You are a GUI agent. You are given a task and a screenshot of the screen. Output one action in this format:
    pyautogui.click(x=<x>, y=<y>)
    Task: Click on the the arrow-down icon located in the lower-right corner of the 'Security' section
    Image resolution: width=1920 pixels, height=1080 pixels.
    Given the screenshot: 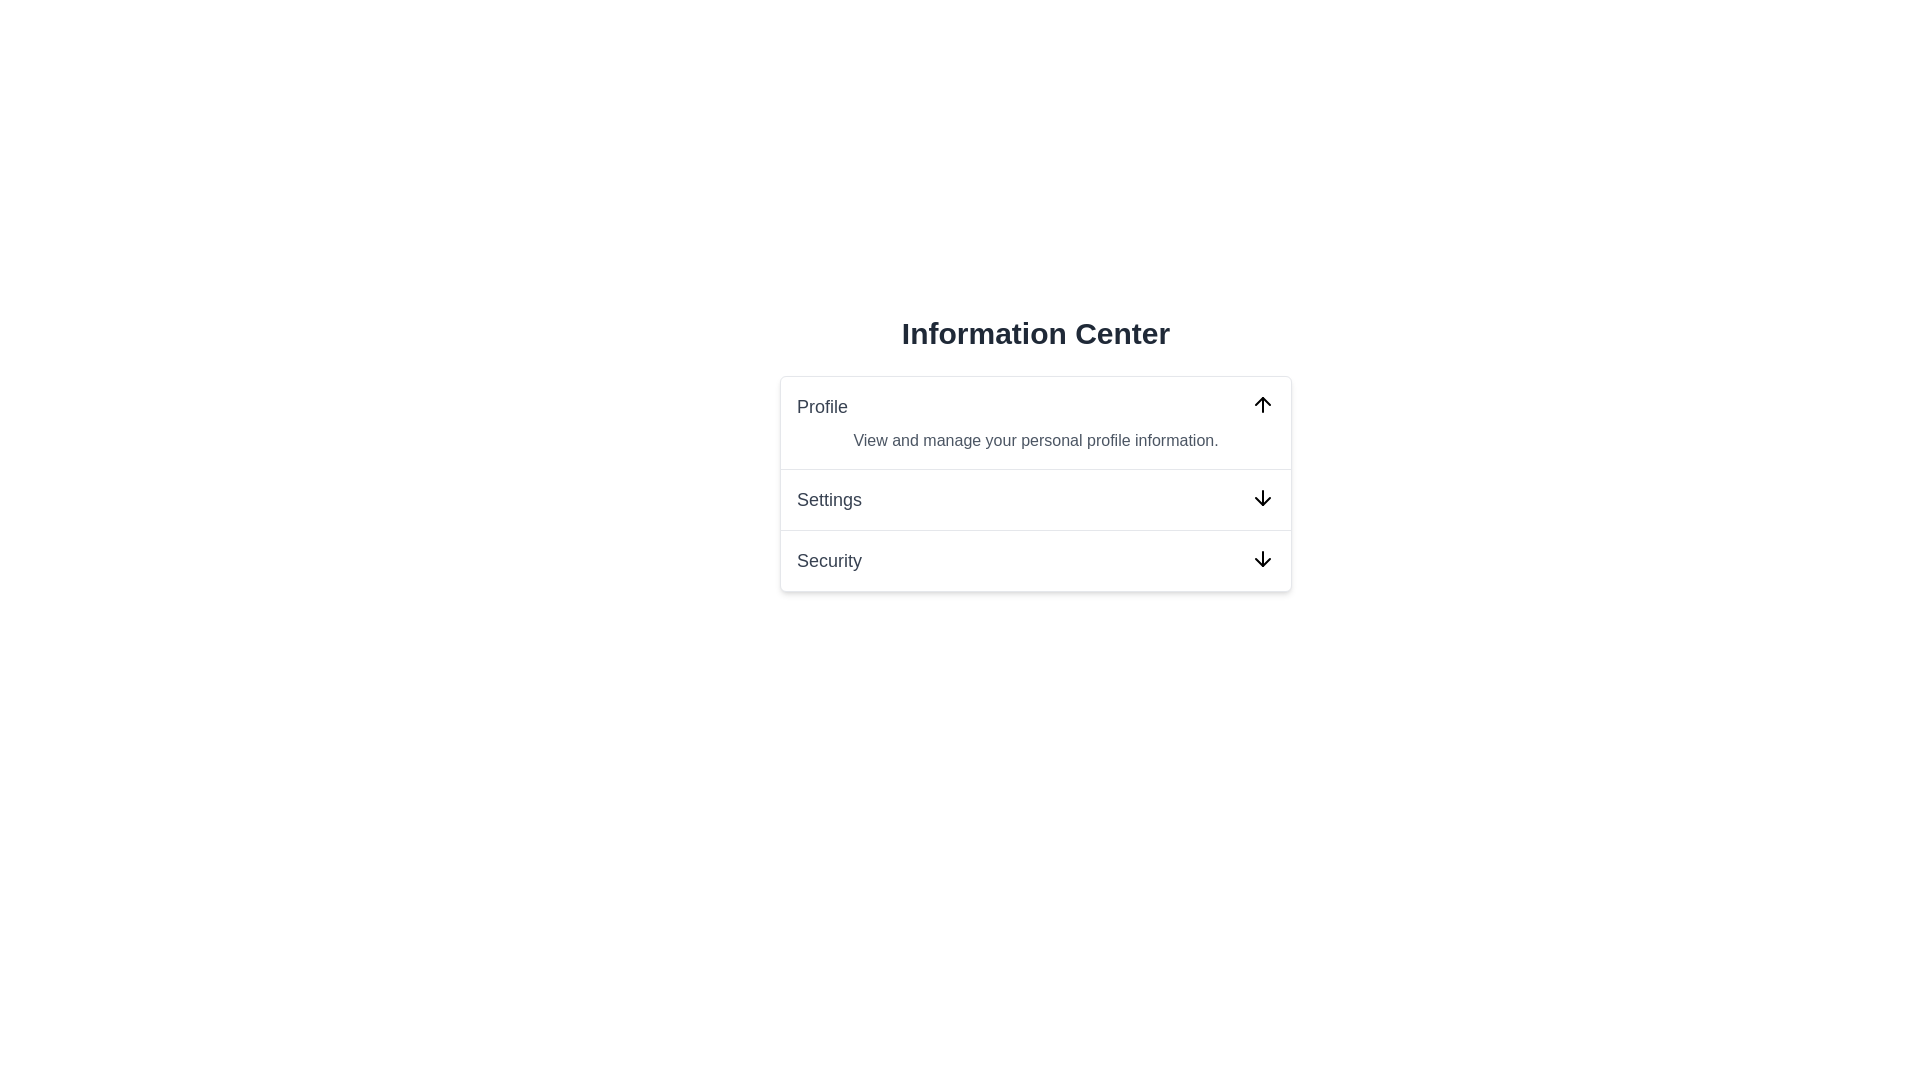 What is the action you would take?
    pyautogui.click(x=1261, y=559)
    